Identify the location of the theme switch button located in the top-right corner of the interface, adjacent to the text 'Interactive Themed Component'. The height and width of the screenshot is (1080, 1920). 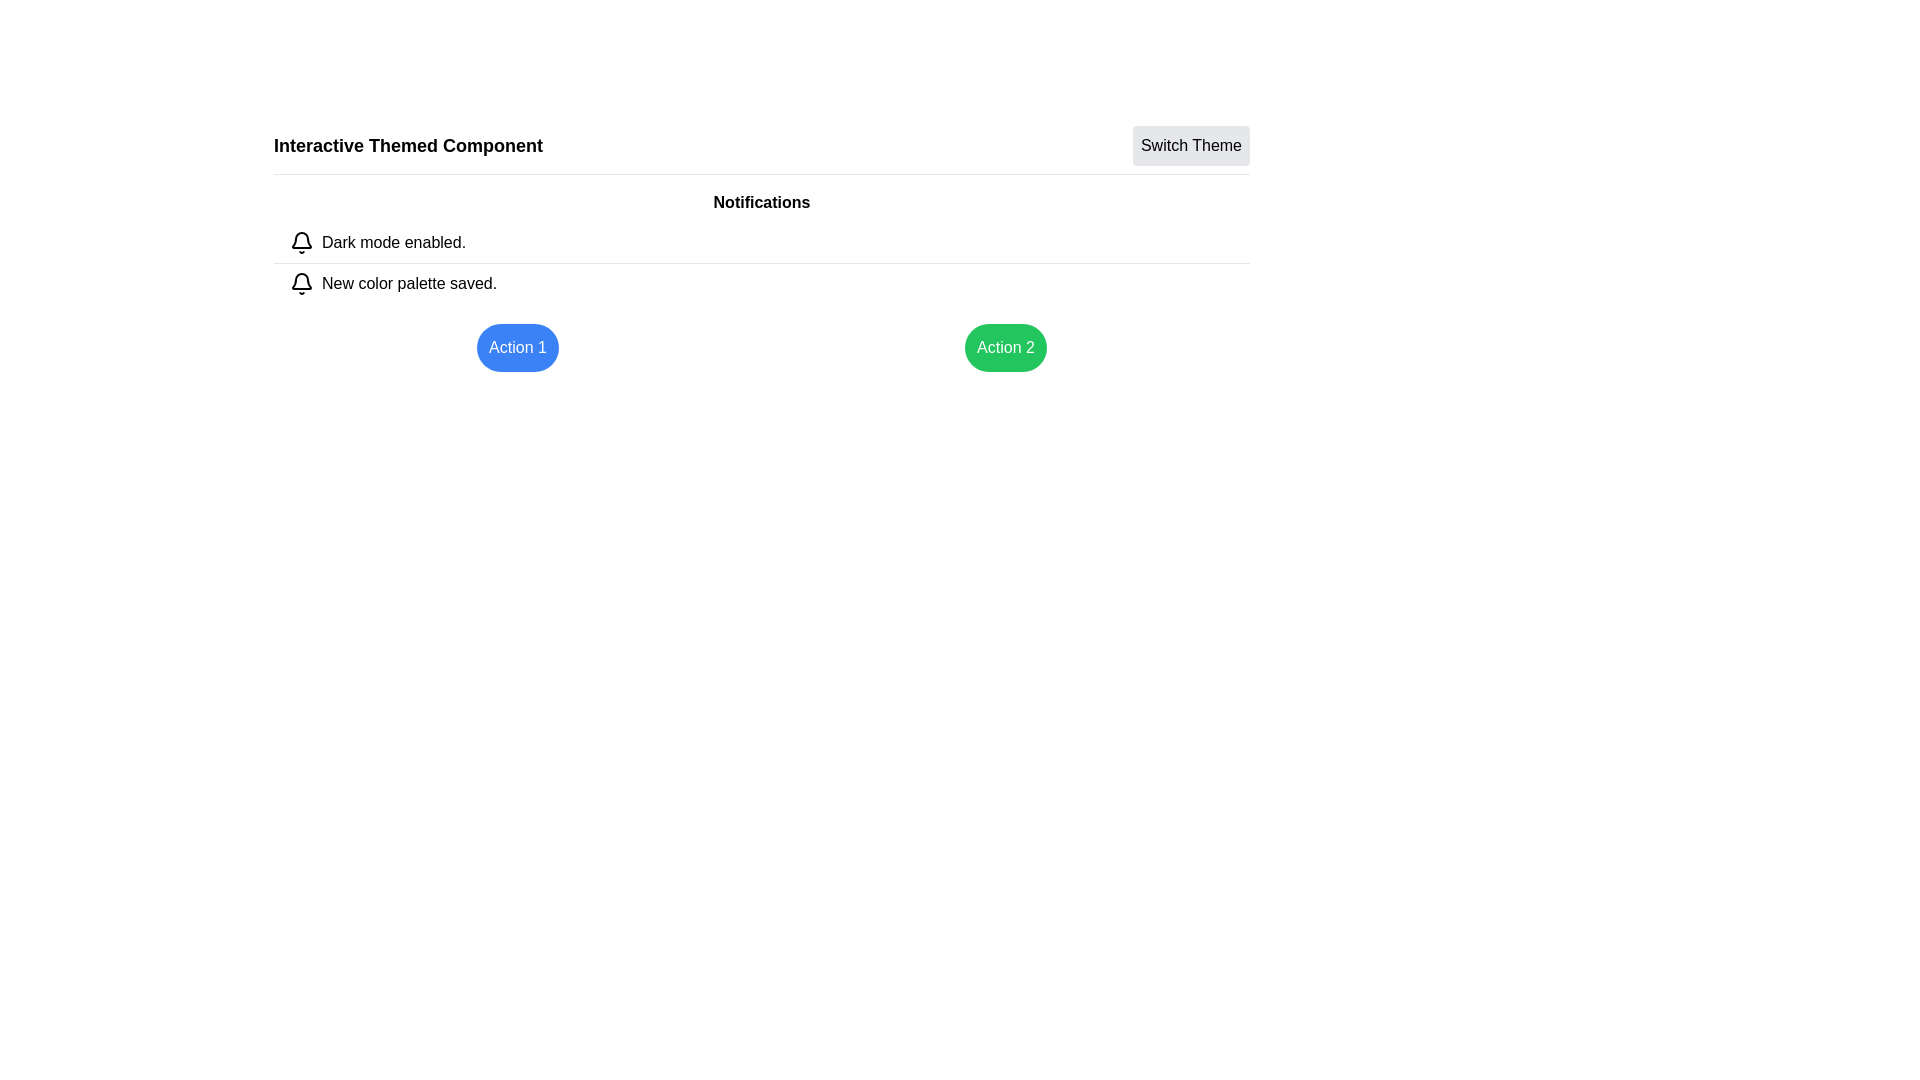
(1191, 145).